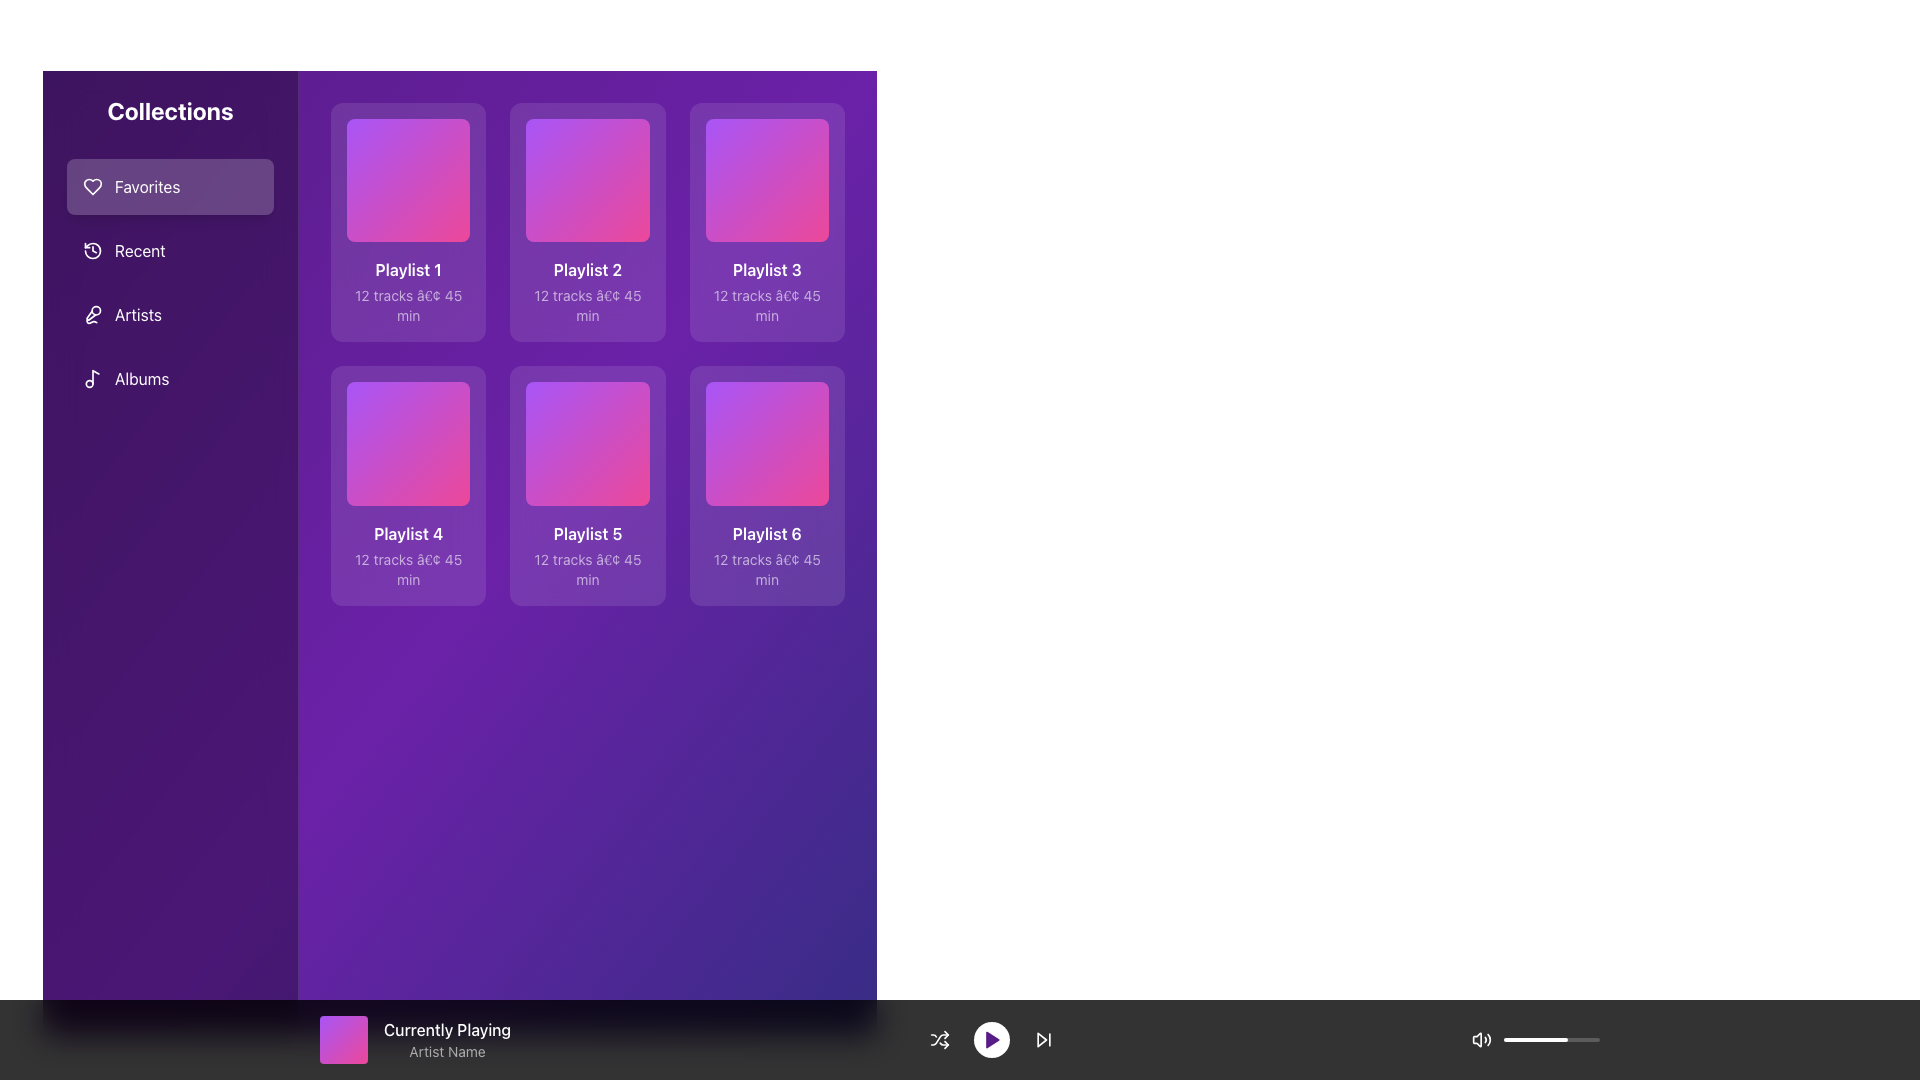  What do you see at coordinates (586, 306) in the screenshot?
I see `the descriptive Label indicating the number of tracks and total duration for 'Playlist 2', located within the 'Playlist 2' card` at bounding box center [586, 306].